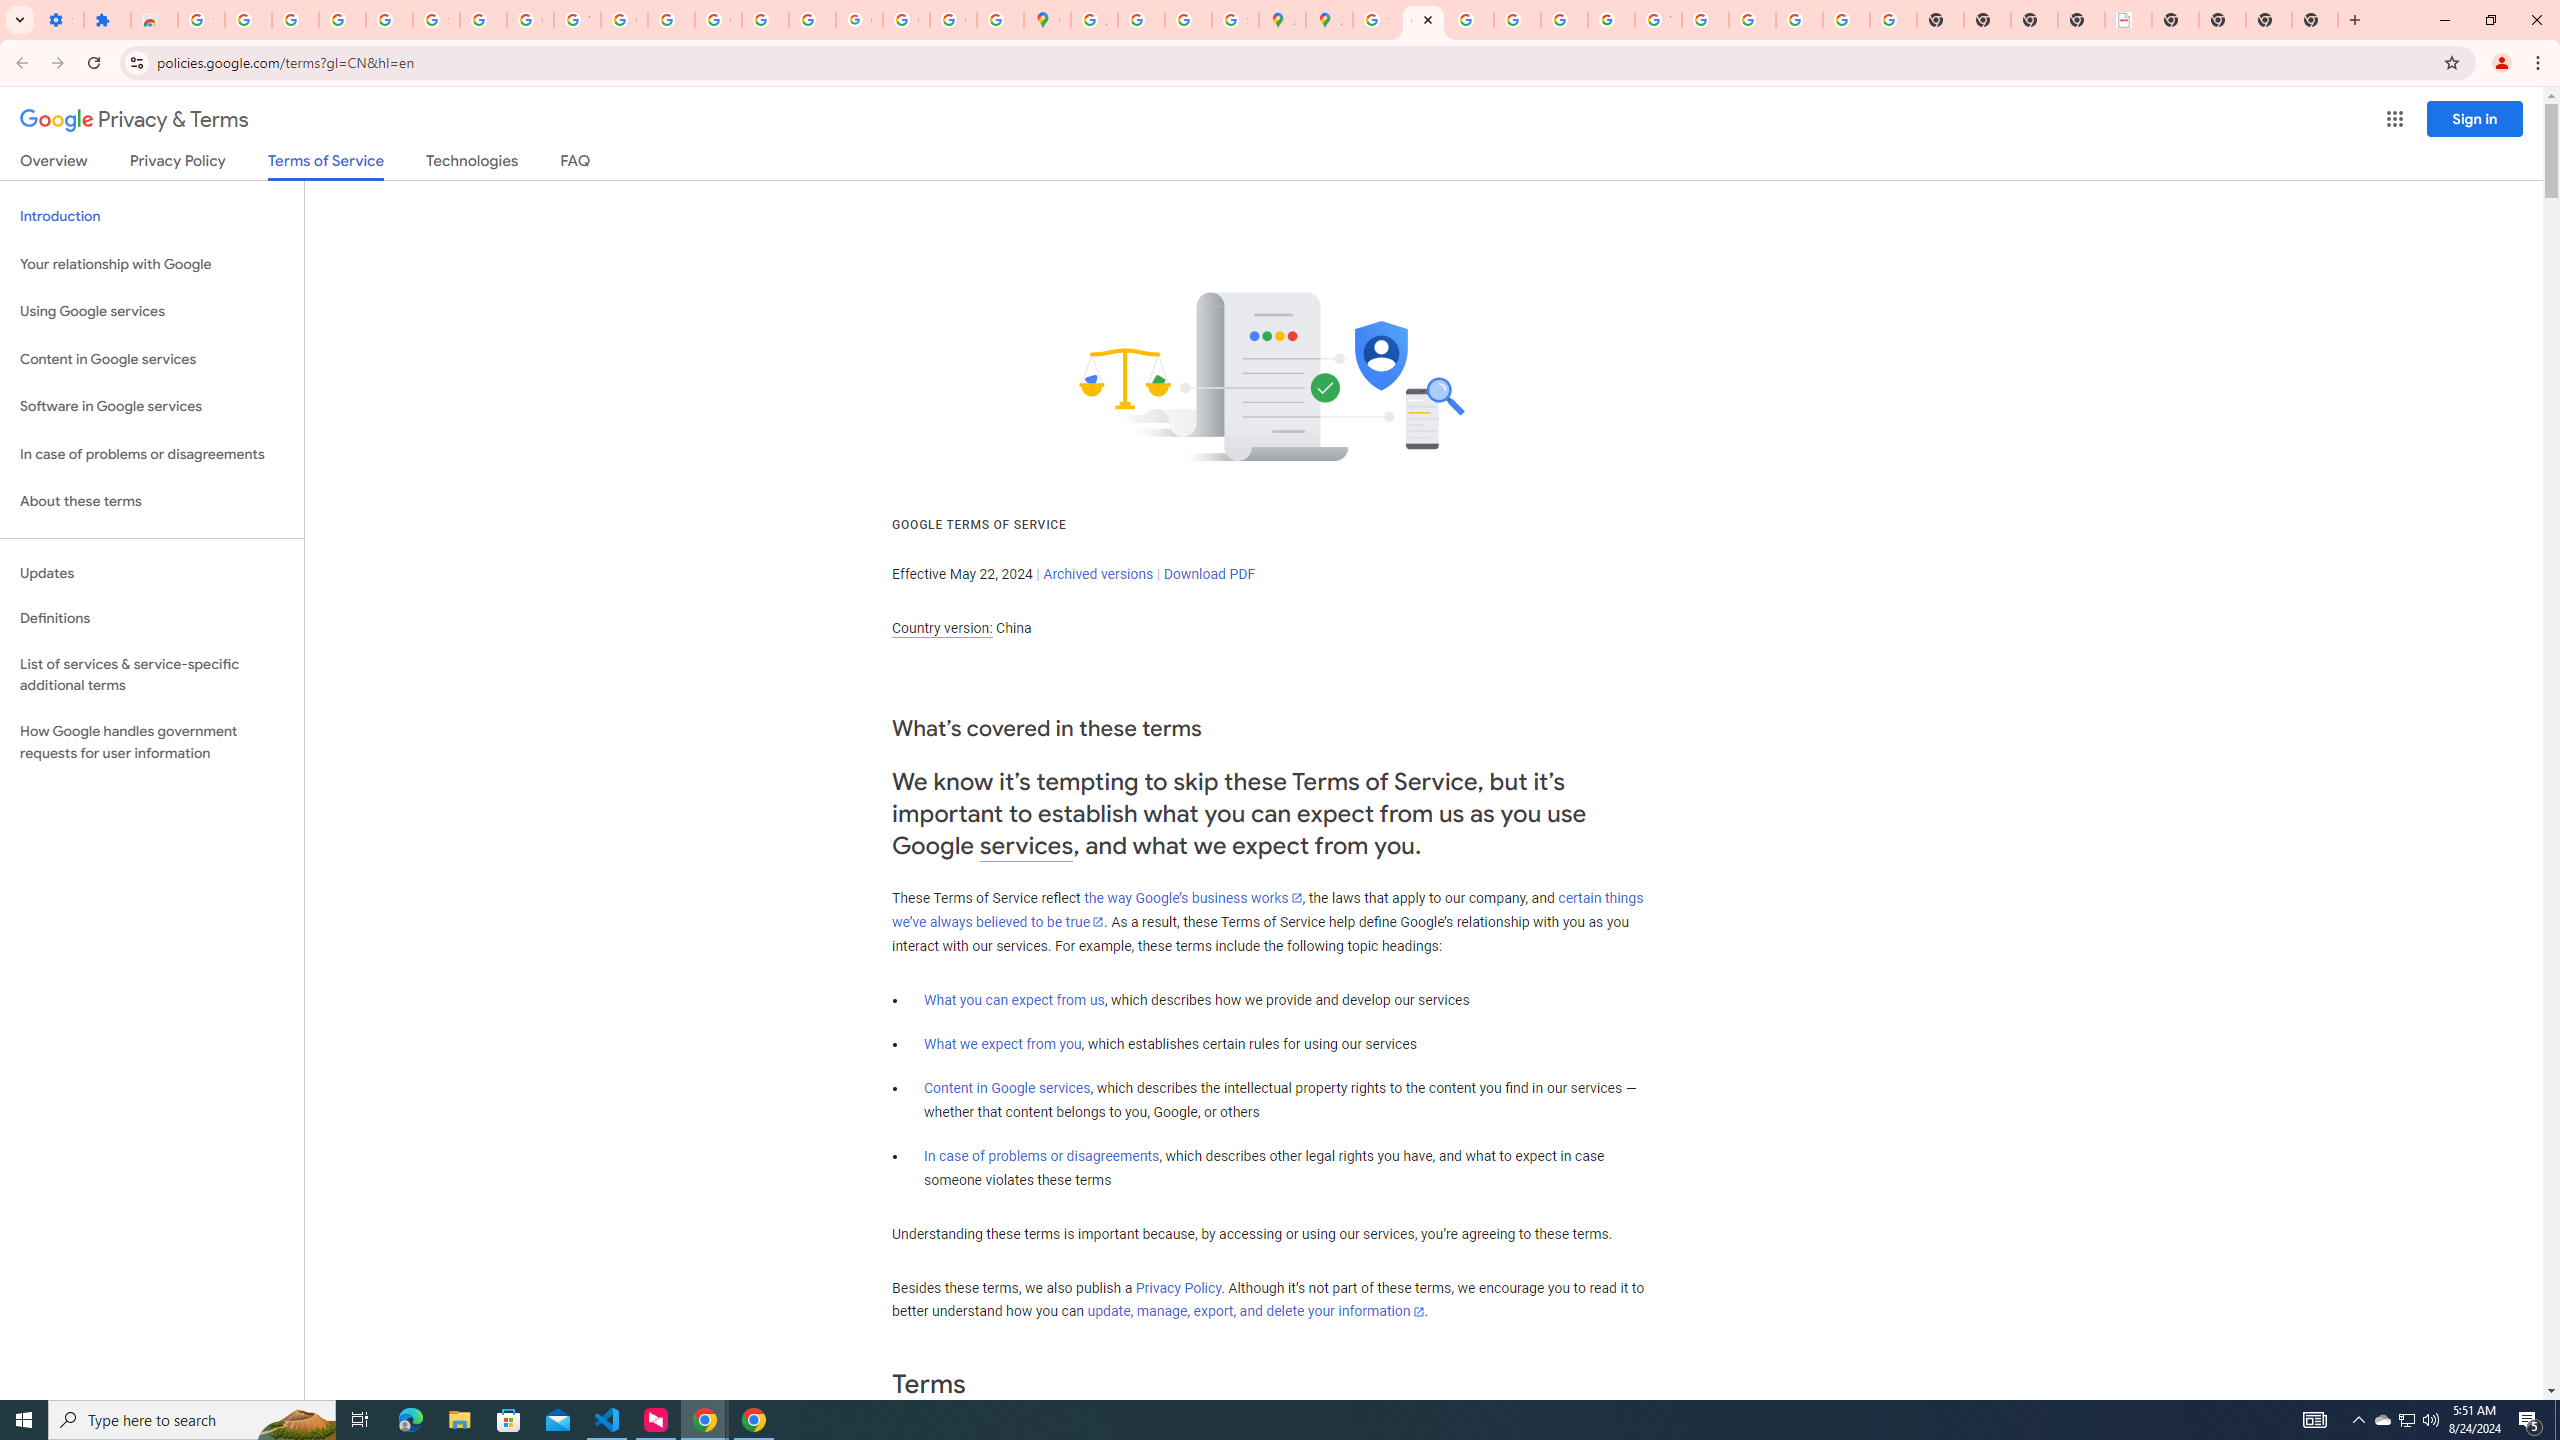 The width and height of the screenshot is (2560, 1440). I want to click on 'How Google handles government requests for user information', so click(151, 742).